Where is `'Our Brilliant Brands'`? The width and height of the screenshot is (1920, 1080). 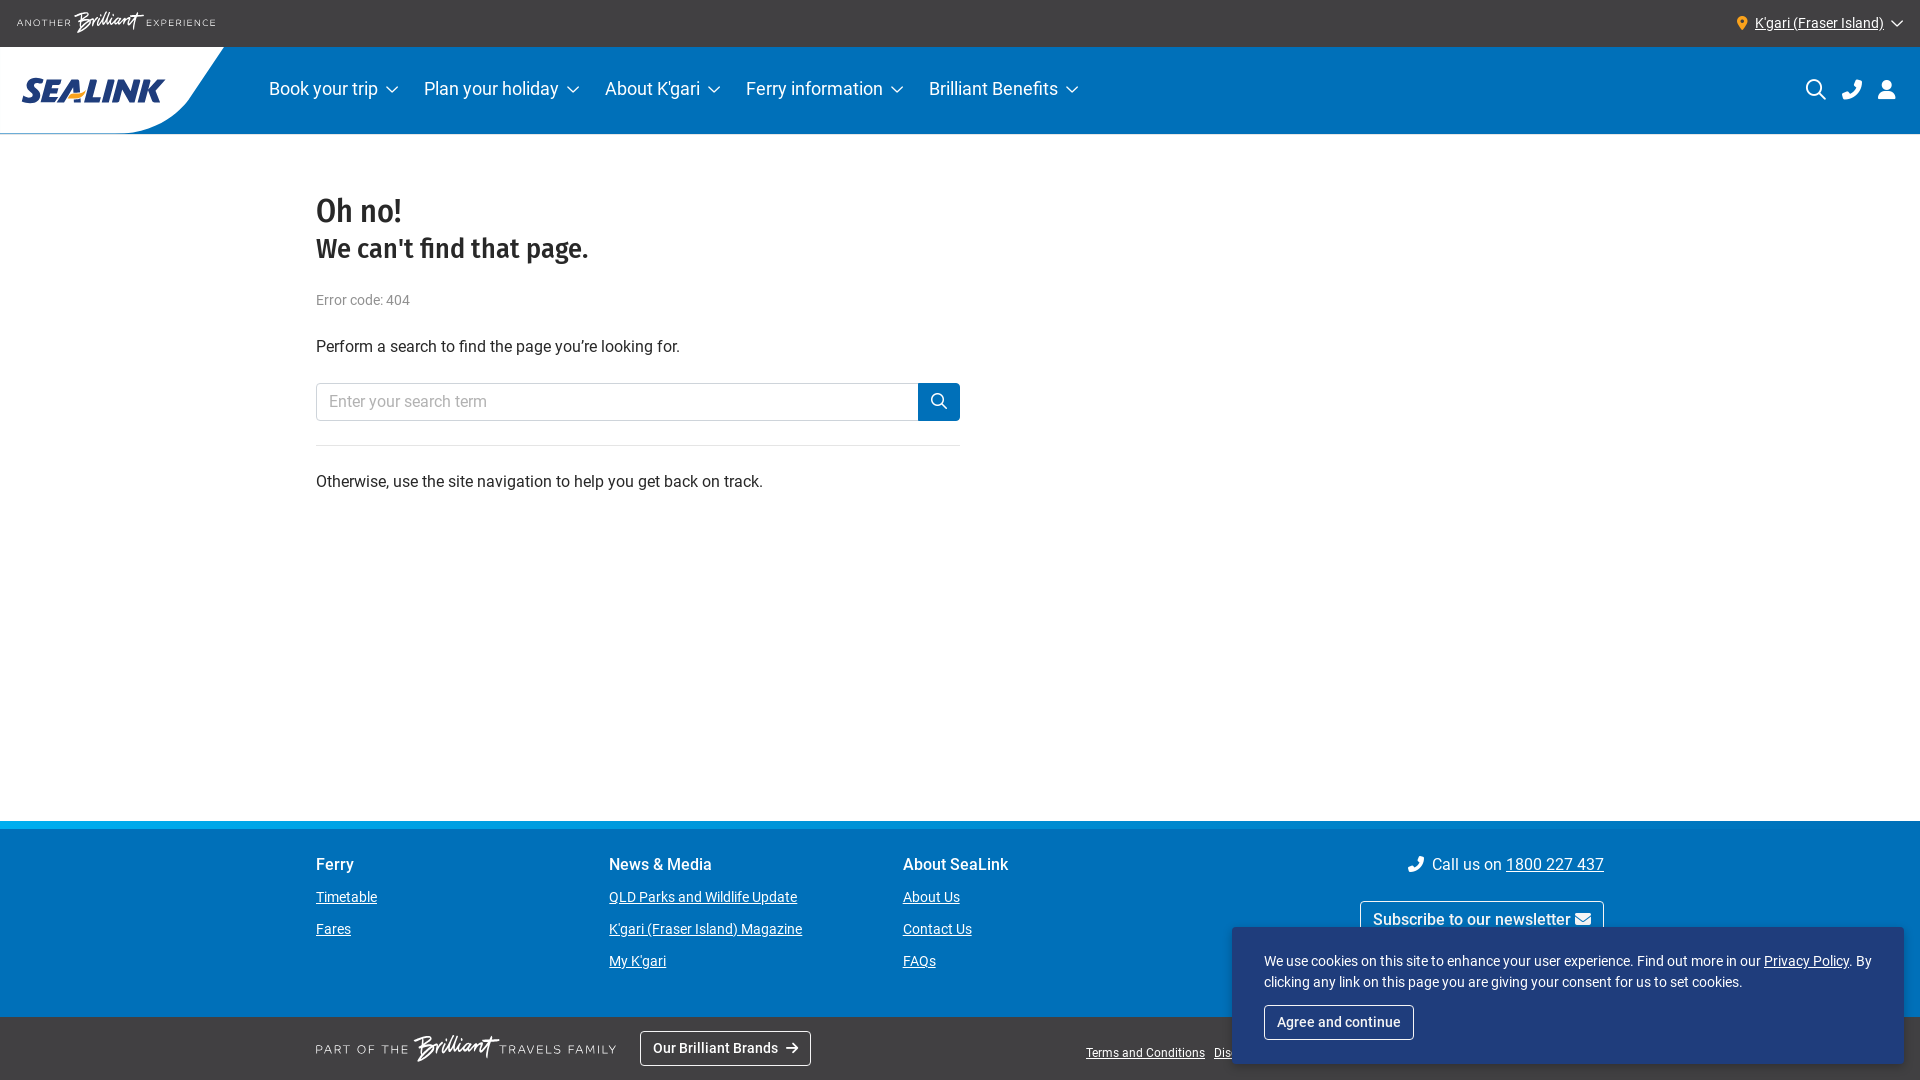 'Our Brilliant Brands' is located at coordinates (724, 1047).